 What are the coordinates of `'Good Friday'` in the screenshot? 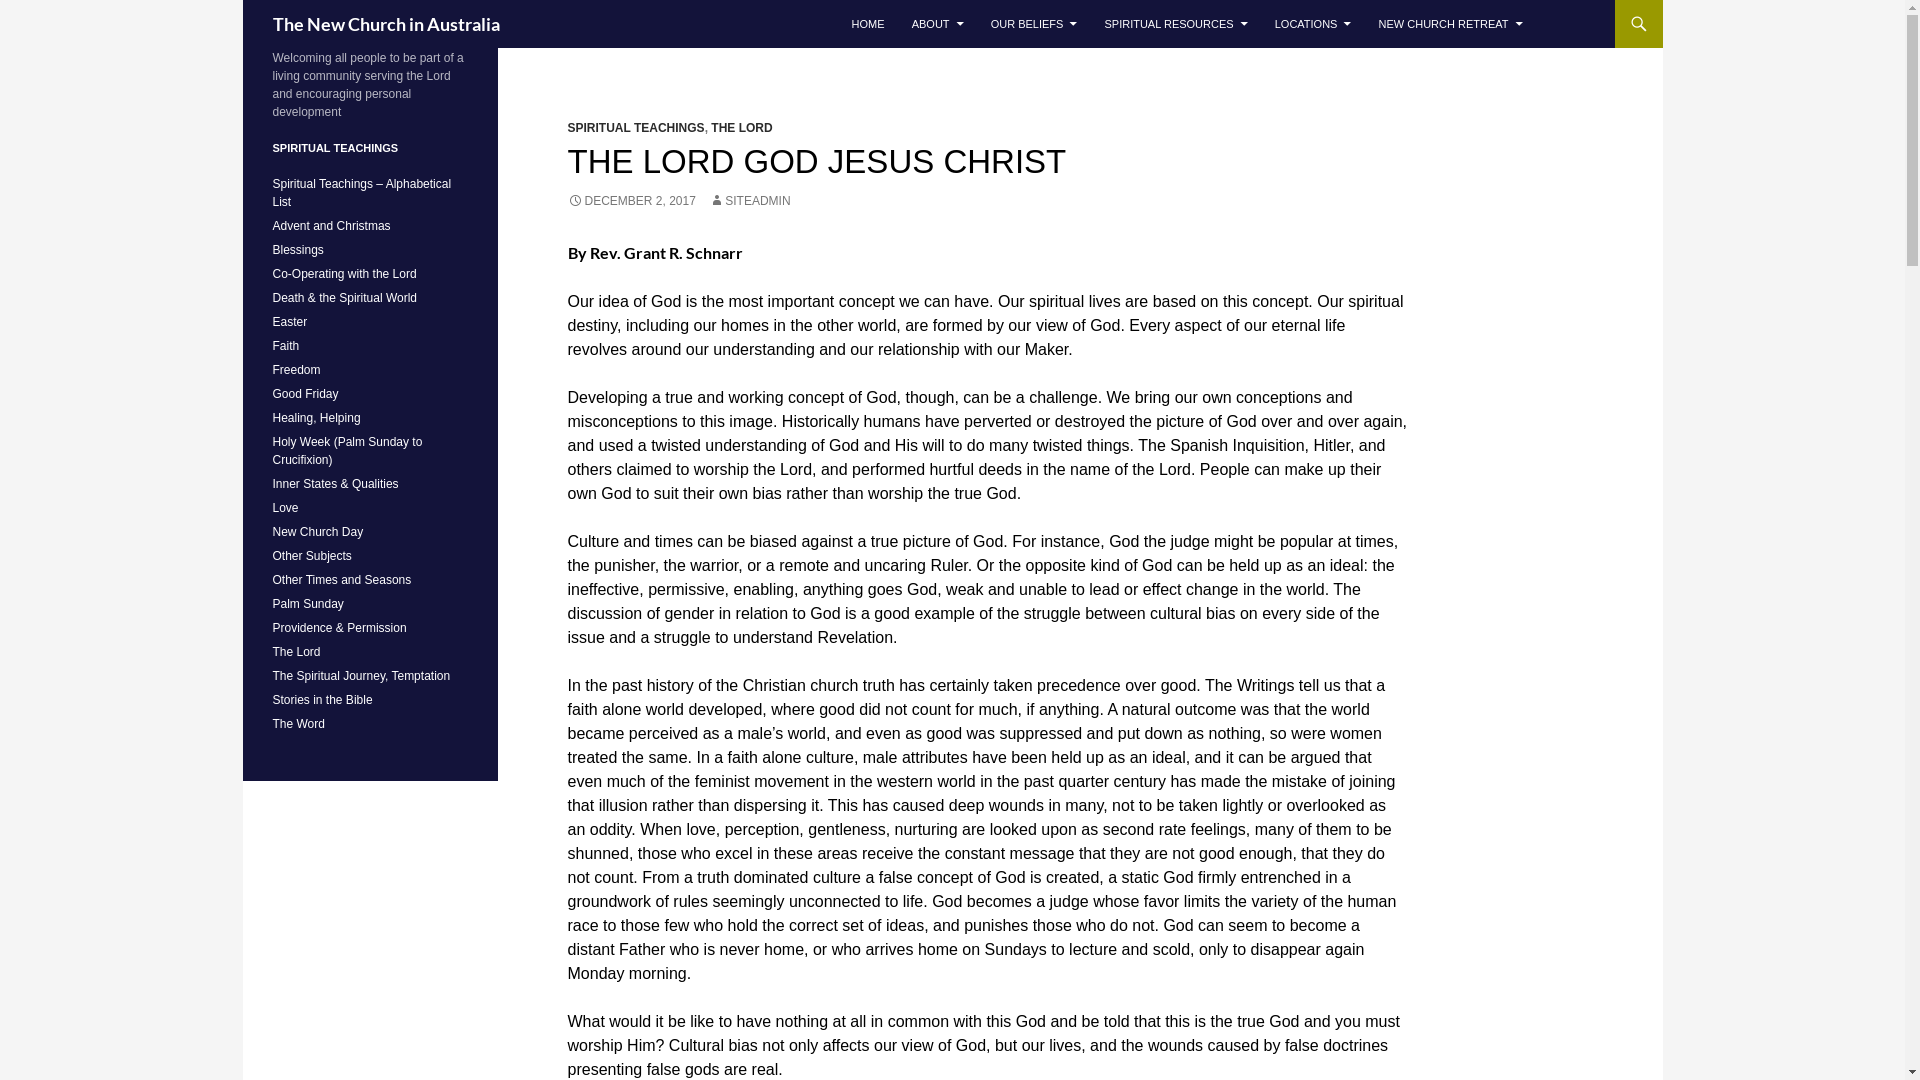 It's located at (271, 393).